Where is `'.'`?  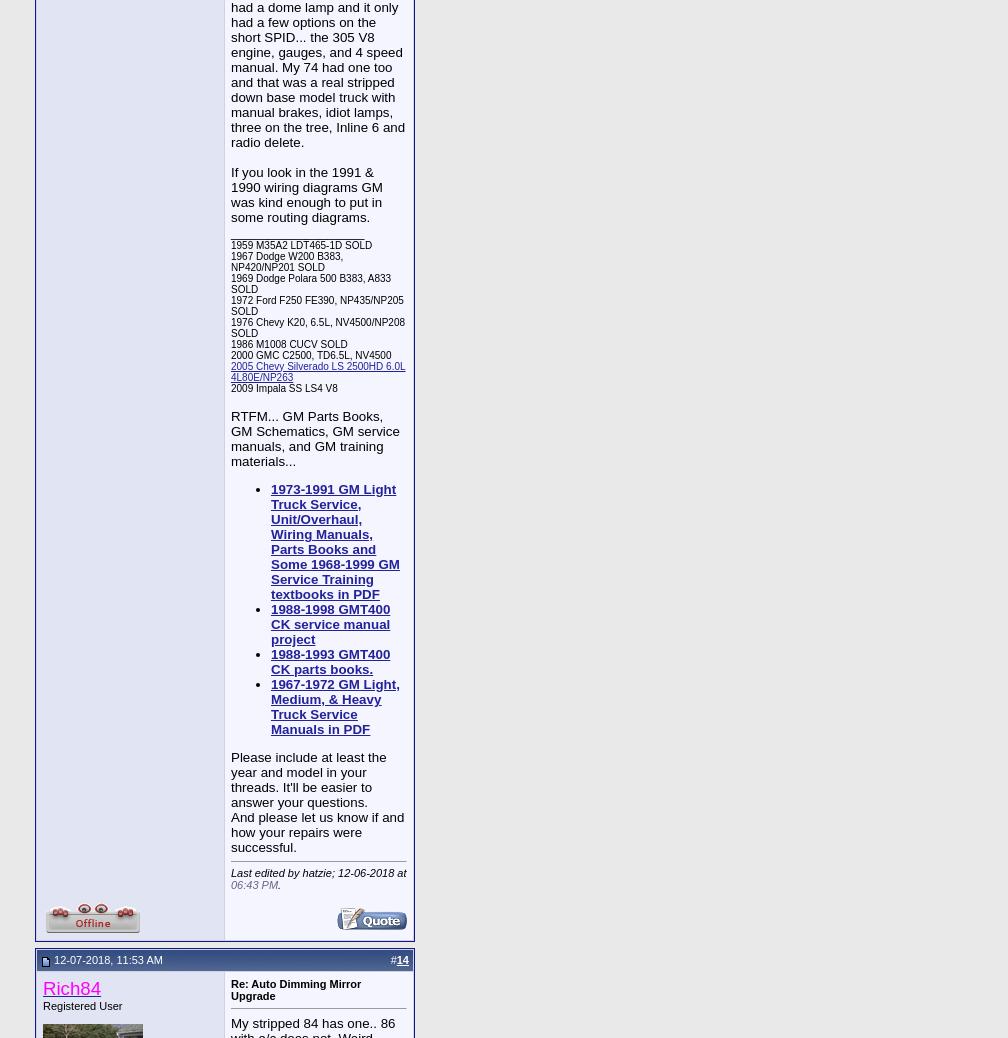
'.' is located at coordinates (279, 884).